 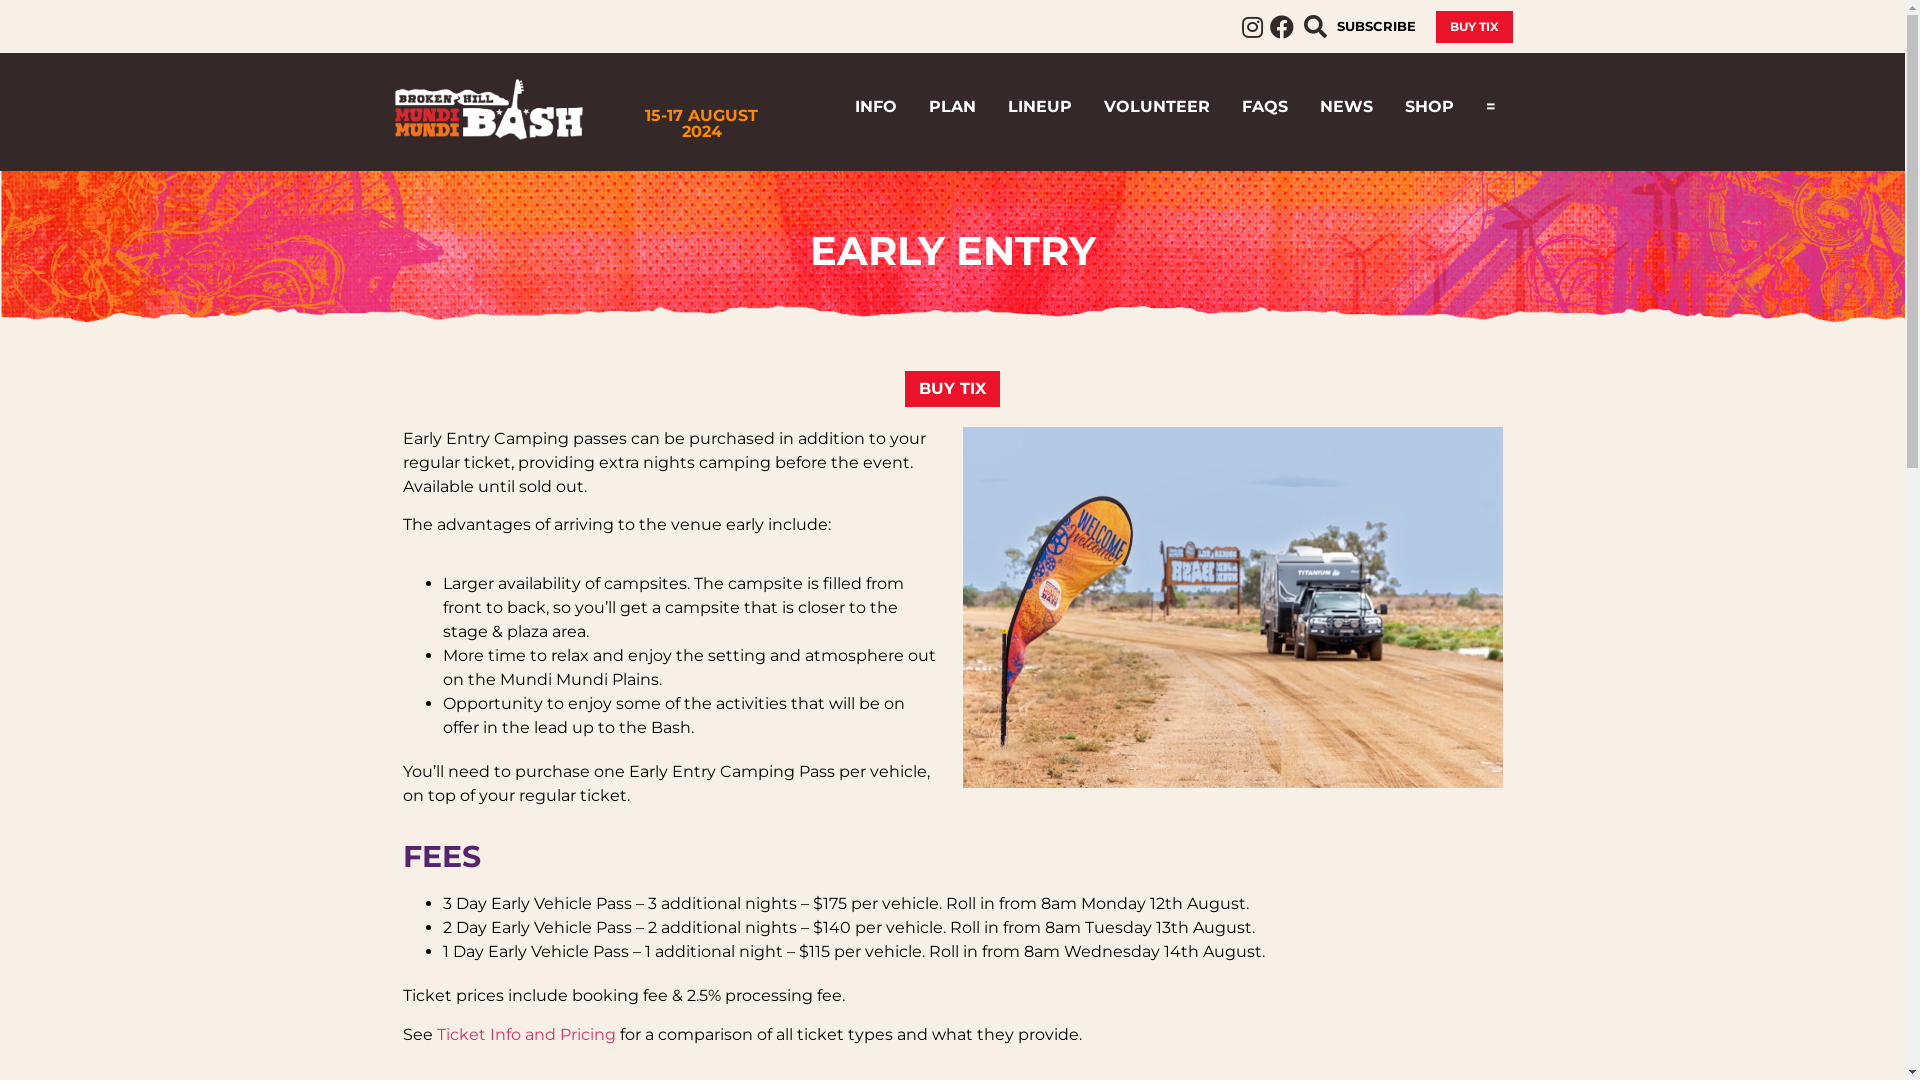 I want to click on 'SUBSCRIBE', so click(x=1374, y=26).